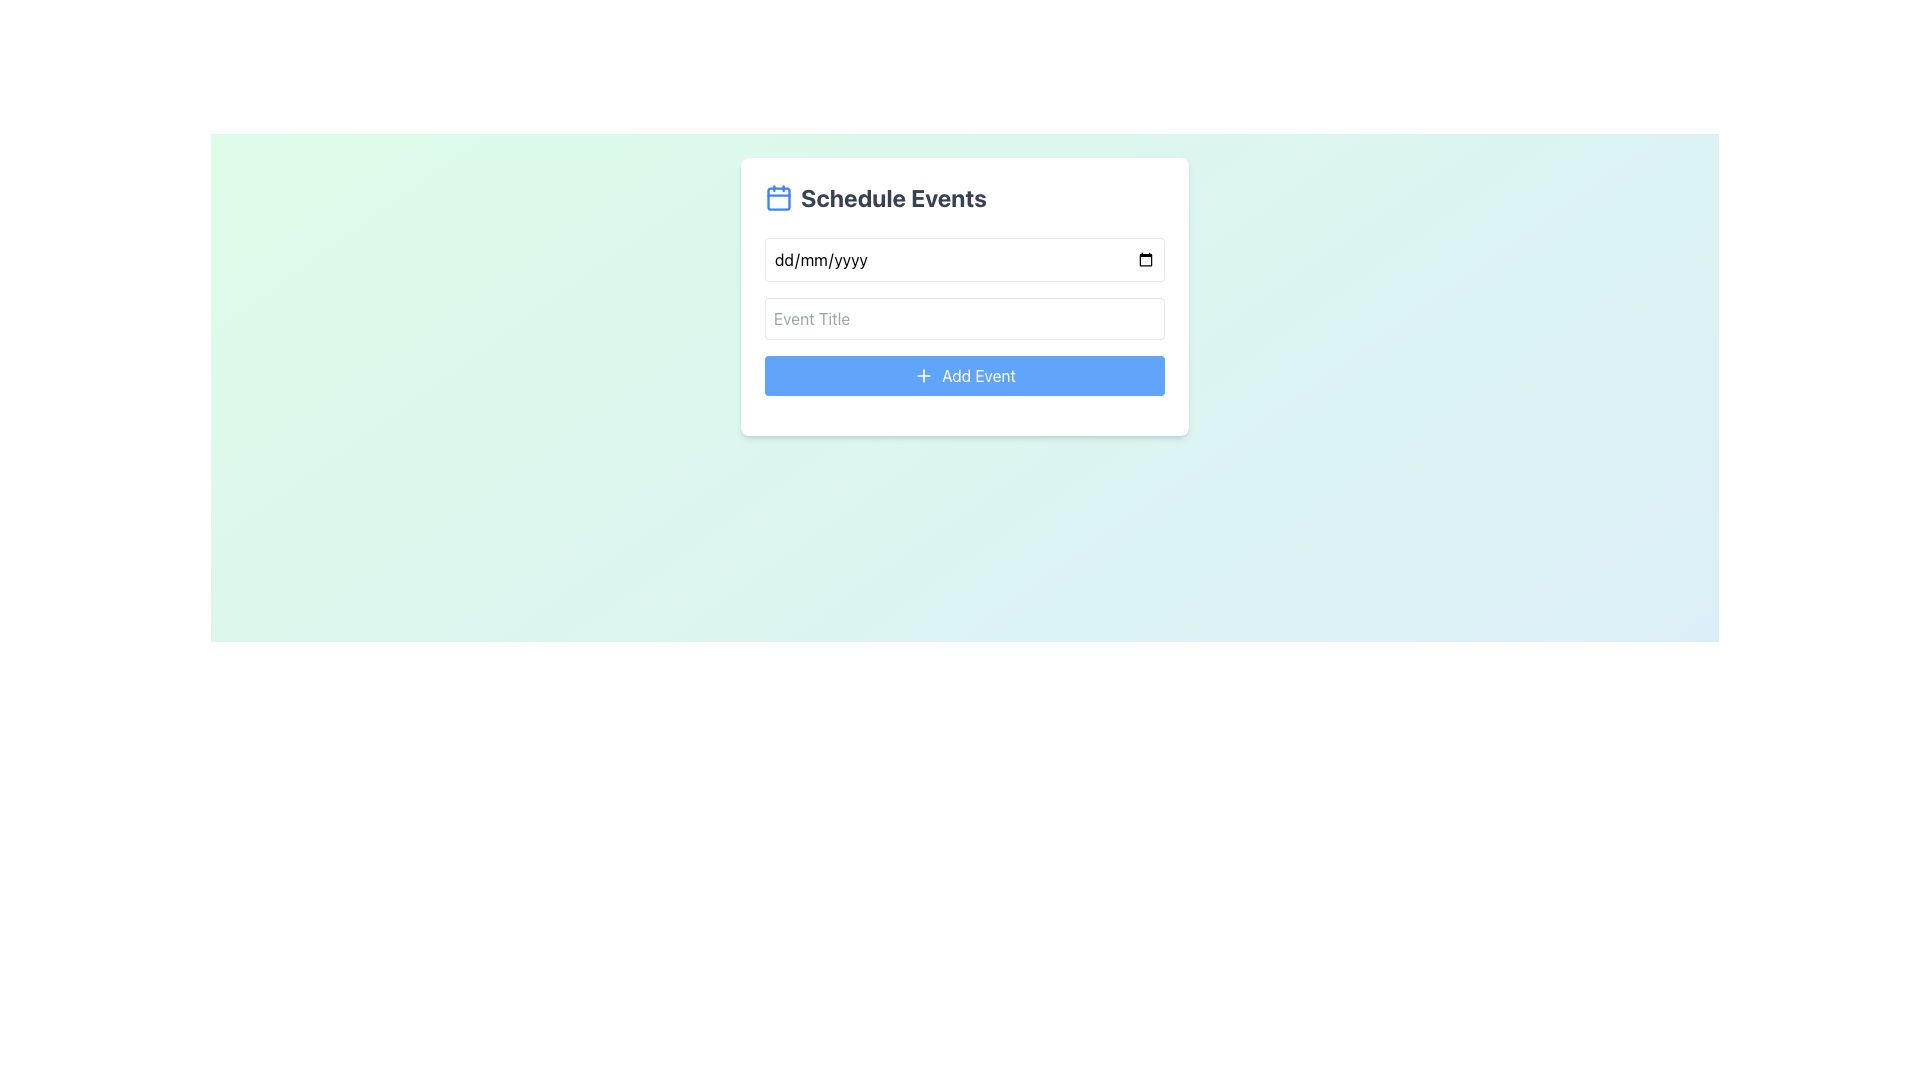 The image size is (1920, 1080). I want to click on the icon located at the top-left corner of the 'Schedule Events' header, so click(777, 197).